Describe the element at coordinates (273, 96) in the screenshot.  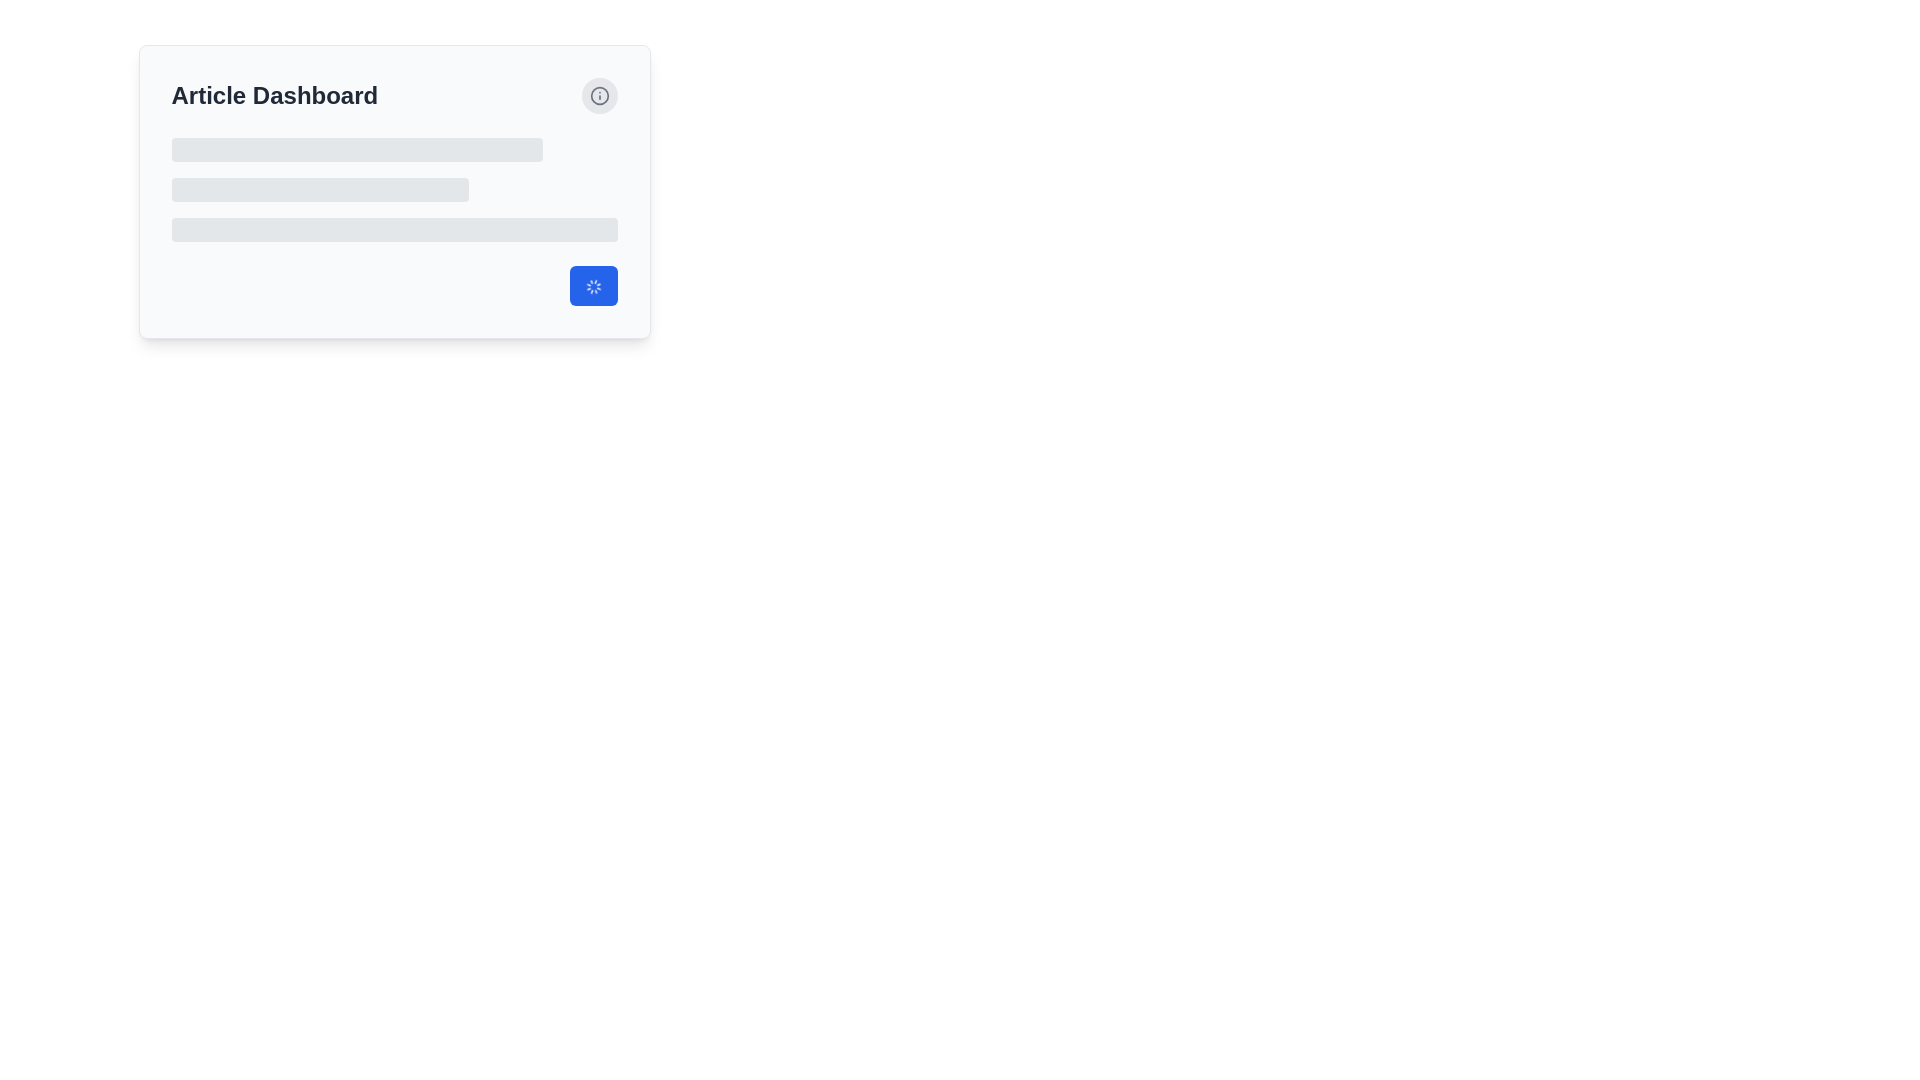
I see `the prominent text label displaying 'Article Dashboard', which is styled with a large, bold font and located at the top left corner of its containing card` at that location.